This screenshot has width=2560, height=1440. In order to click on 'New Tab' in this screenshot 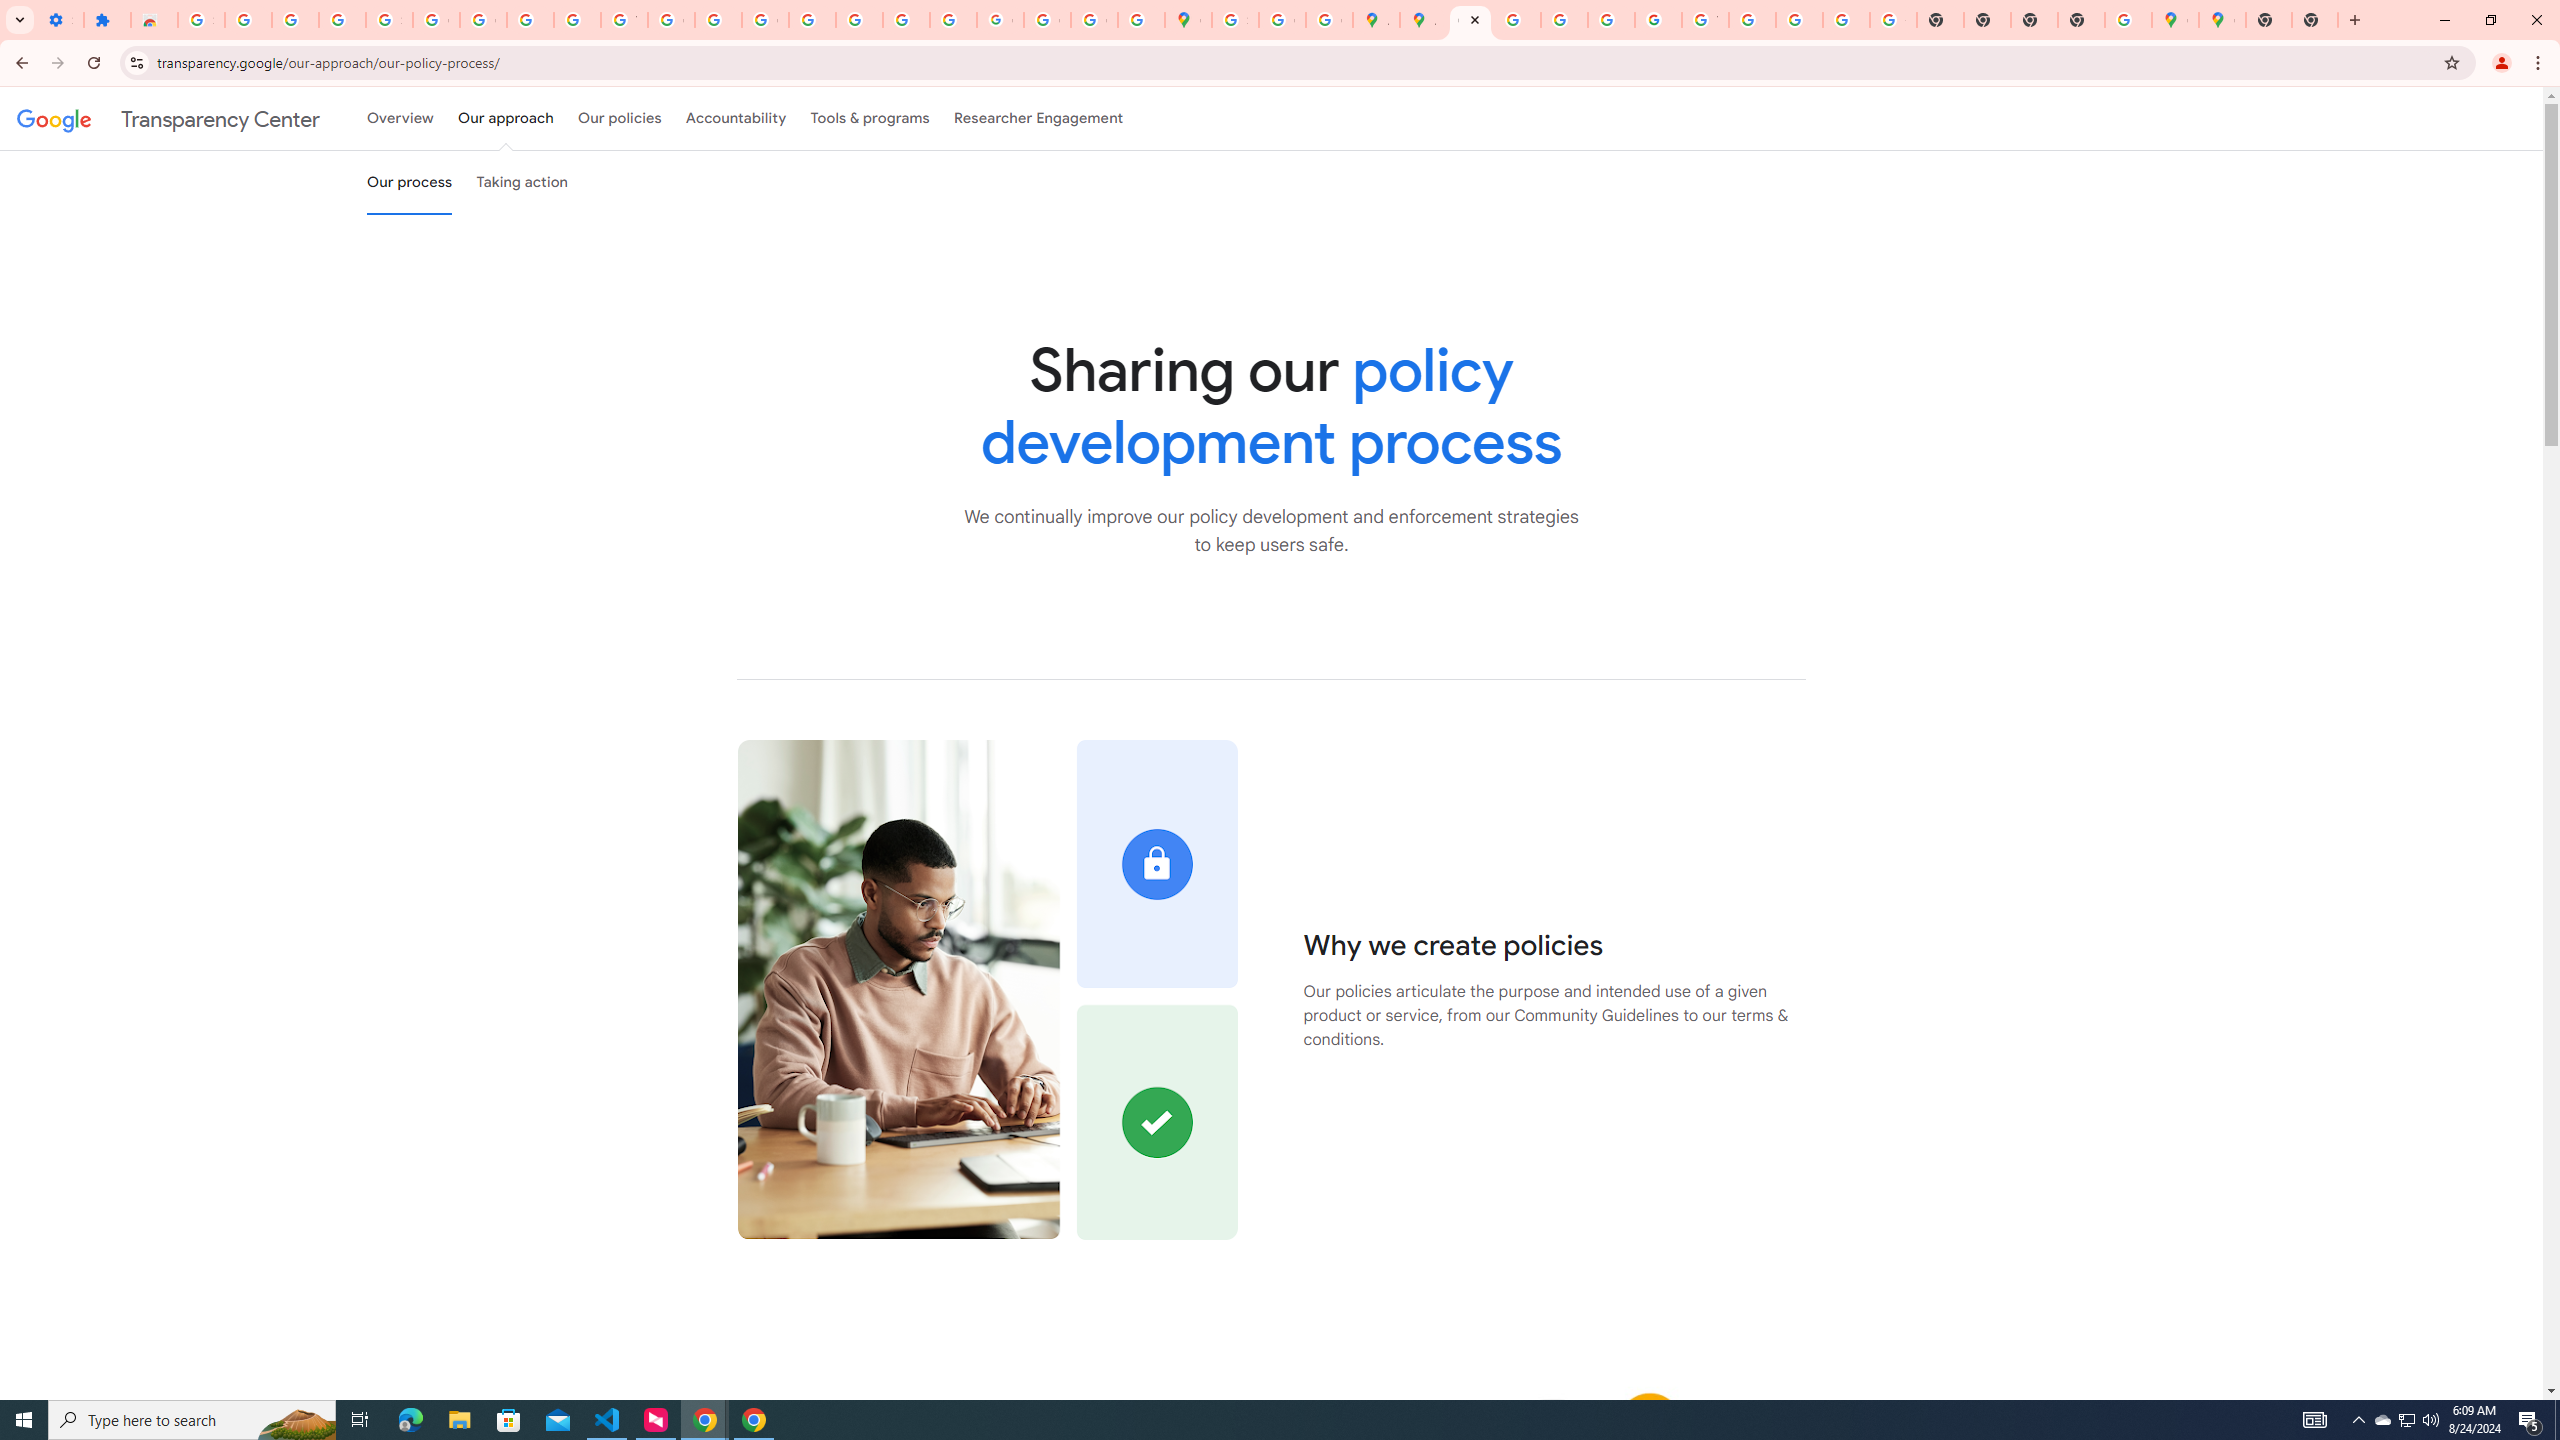, I will do `click(2315, 19)`.